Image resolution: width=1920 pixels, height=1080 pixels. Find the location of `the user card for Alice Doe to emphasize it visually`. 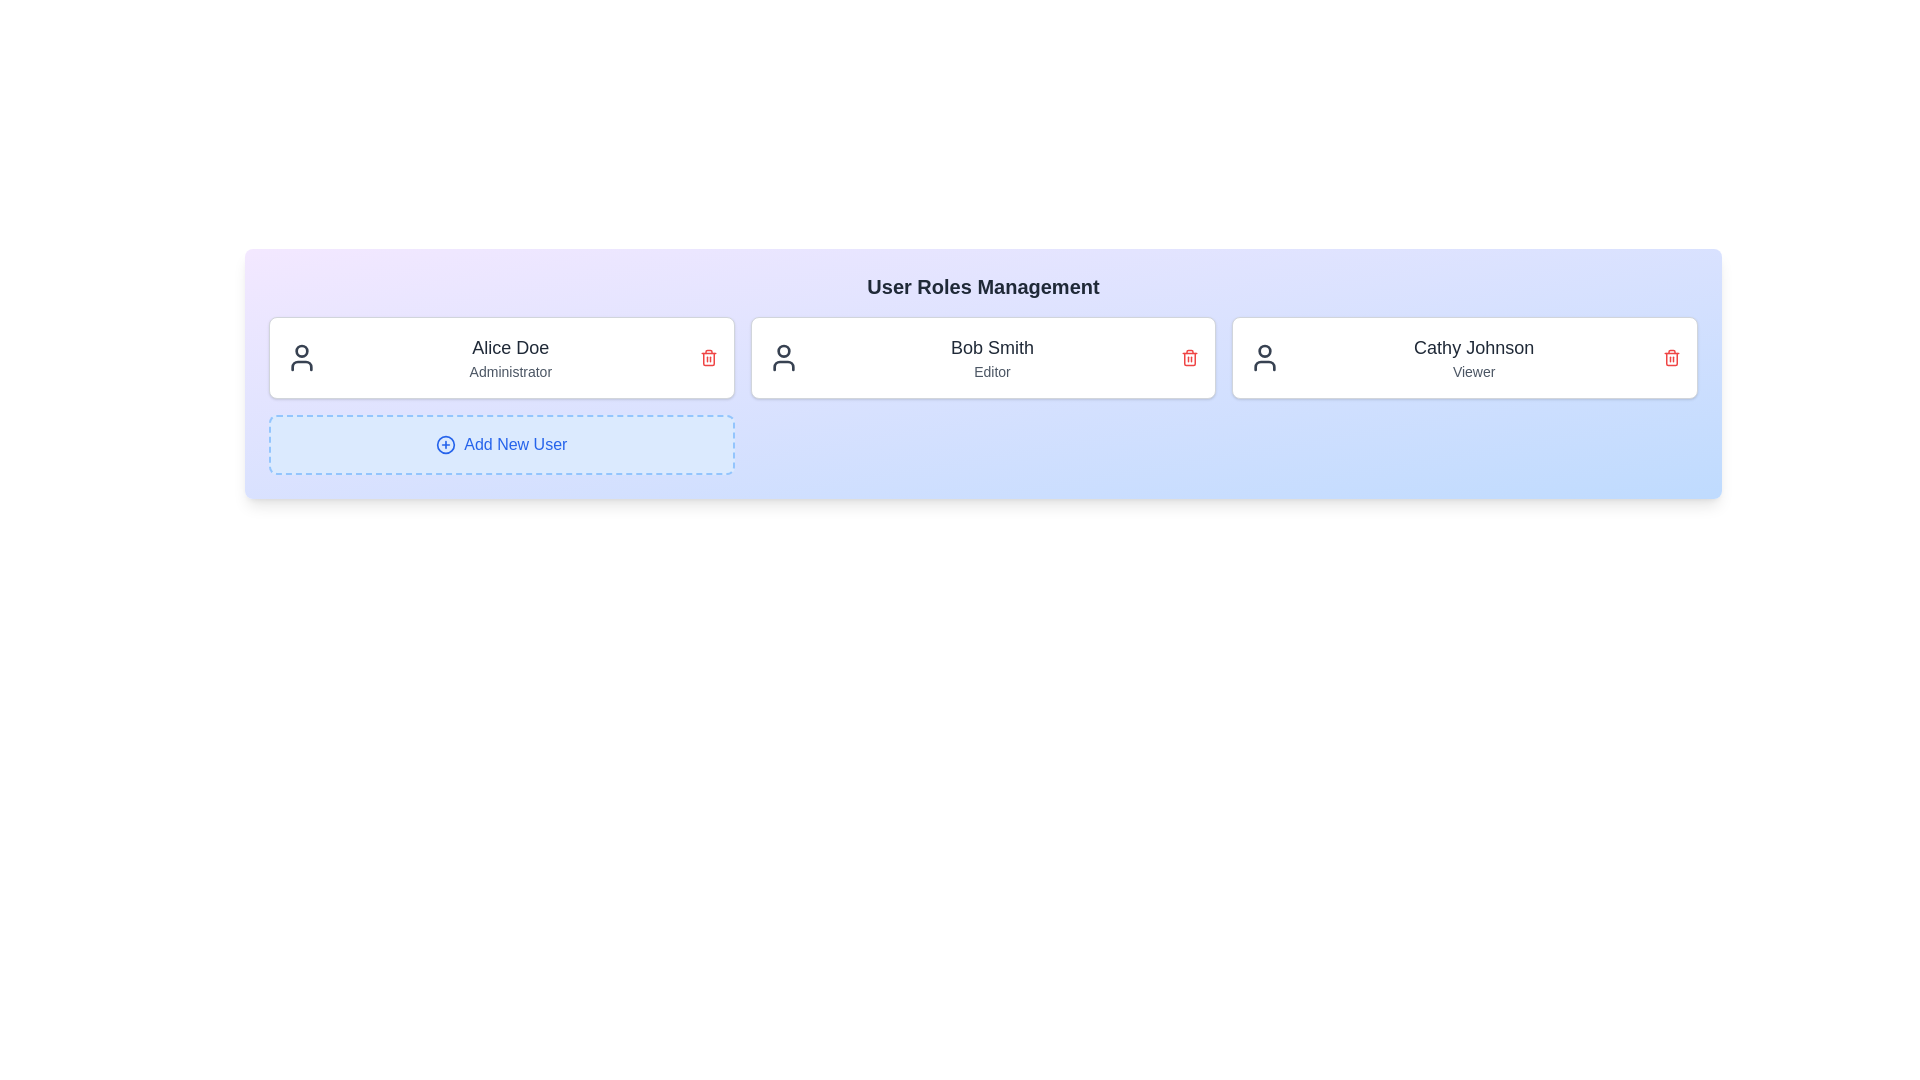

the user card for Alice Doe to emphasize it visually is located at coordinates (501, 357).